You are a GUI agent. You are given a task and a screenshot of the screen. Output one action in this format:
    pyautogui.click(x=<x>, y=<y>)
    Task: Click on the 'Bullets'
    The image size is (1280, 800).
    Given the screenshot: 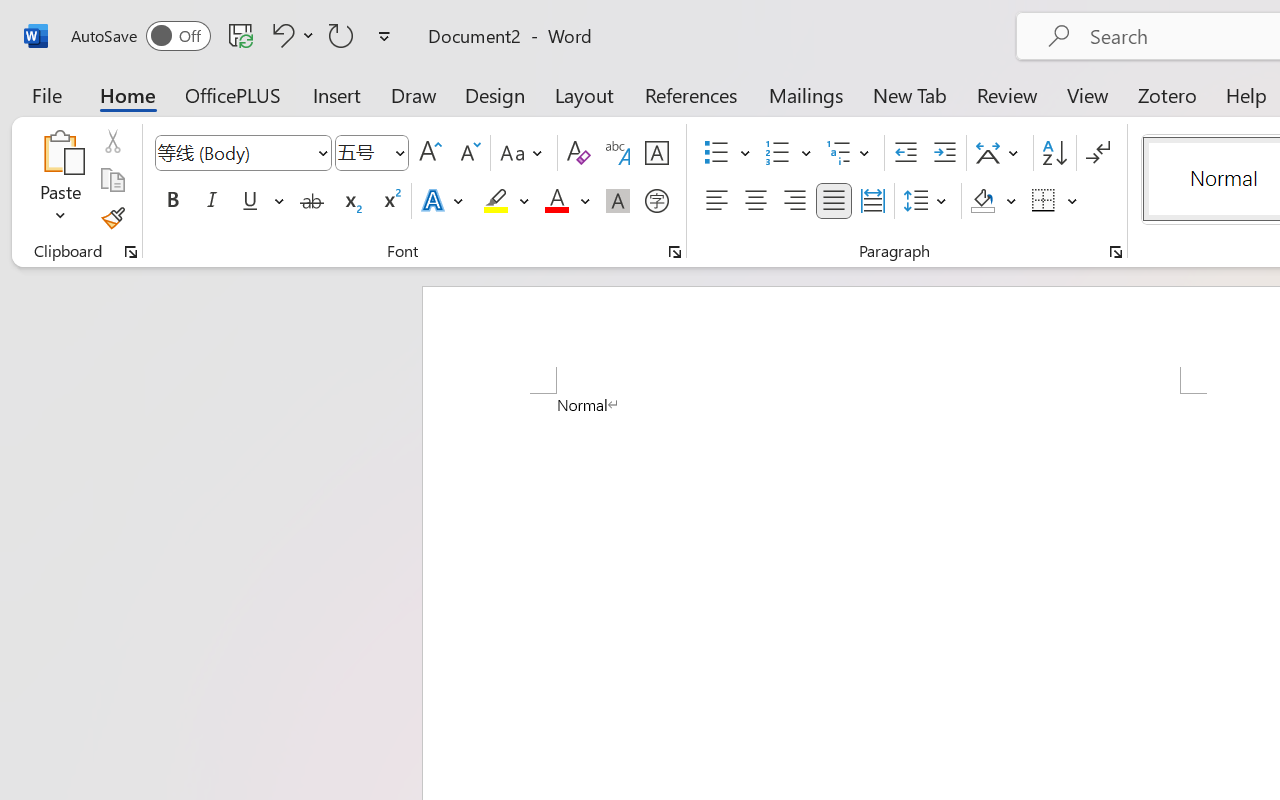 What is the action you would take?
    pyautogui.click(x=726, y=153)
    